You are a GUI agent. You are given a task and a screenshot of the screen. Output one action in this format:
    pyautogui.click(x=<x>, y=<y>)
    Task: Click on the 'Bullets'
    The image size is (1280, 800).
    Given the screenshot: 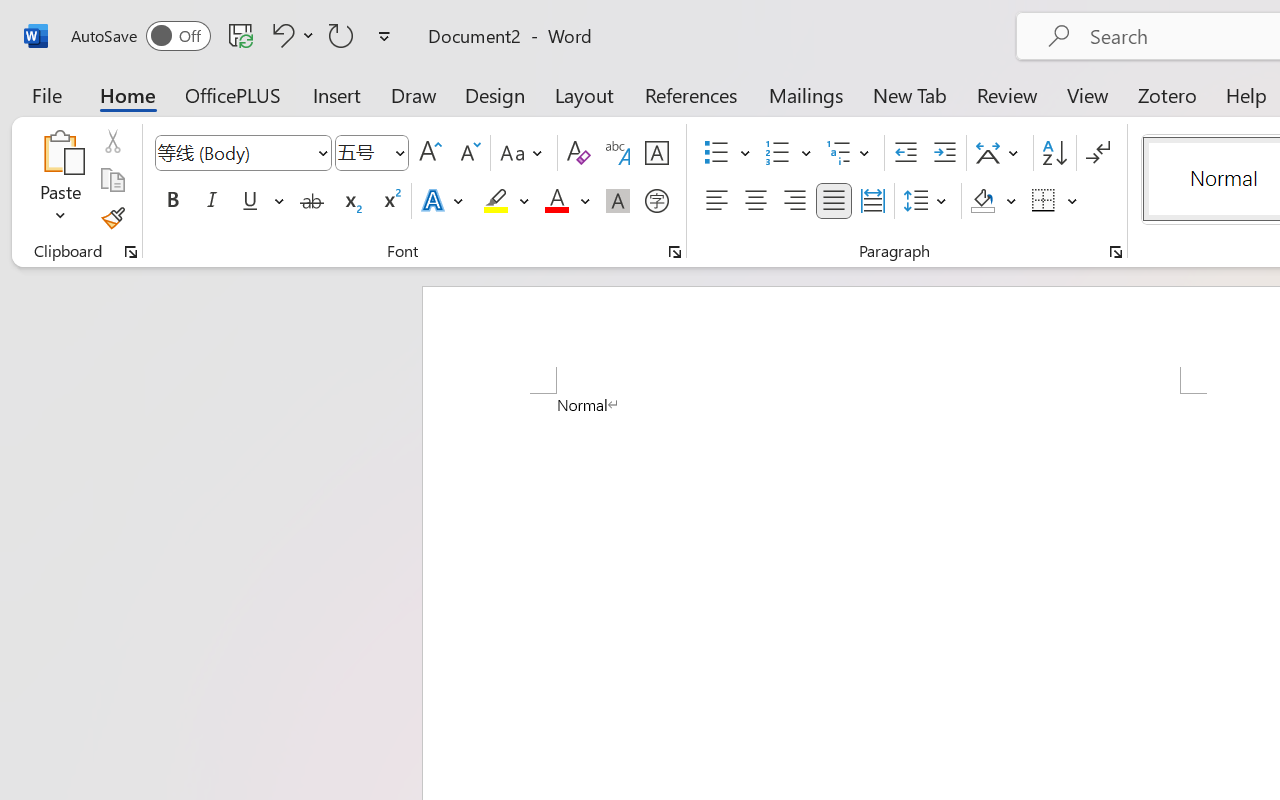 What is the action you would take?
    pyautogui.click(x=726, y=153)
    